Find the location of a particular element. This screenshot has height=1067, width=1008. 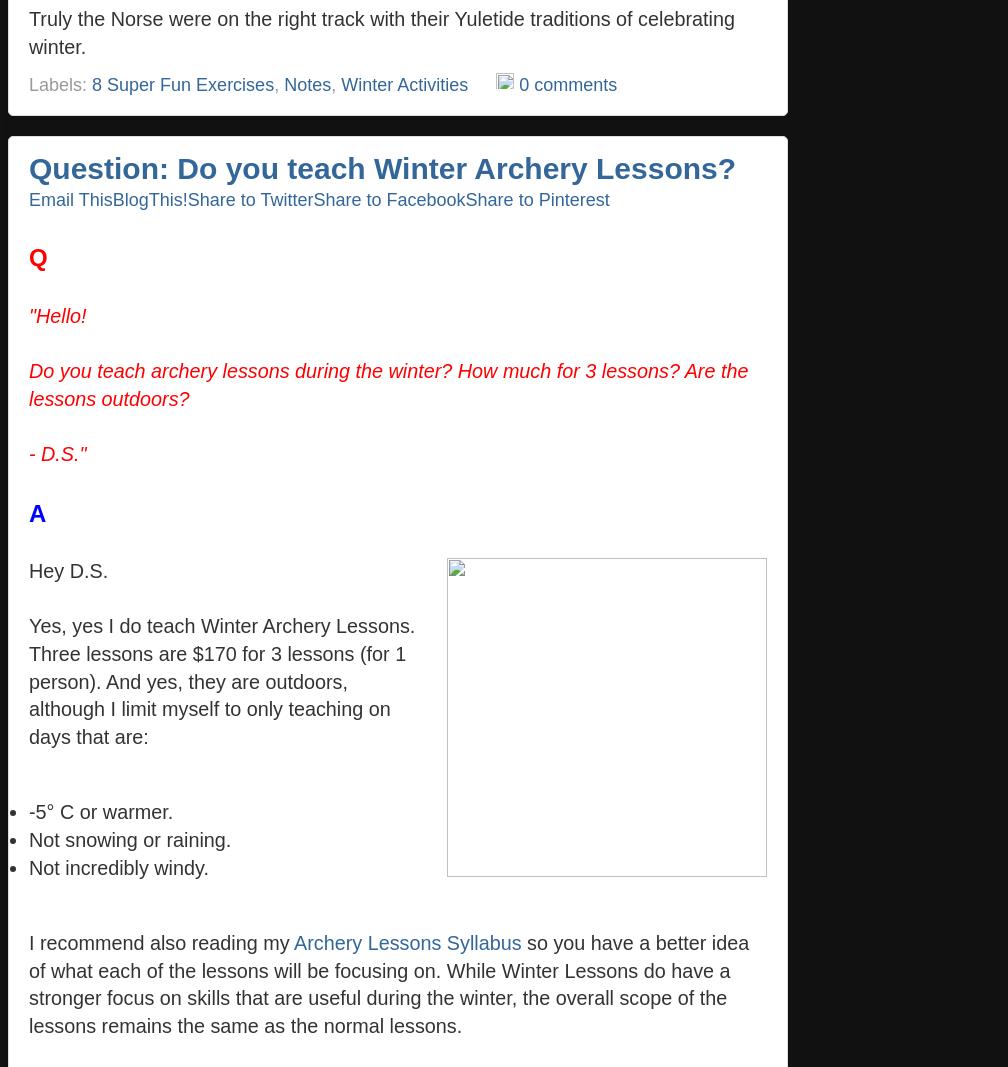

'so you have a better idea of what each of the lessons will be focusing on. While Winter Lessons do have a stronger focus on skills that are useful during the winter, the overall scope of the lessons remains the same as the normal lessons.' is located at coordinates (388, 983).